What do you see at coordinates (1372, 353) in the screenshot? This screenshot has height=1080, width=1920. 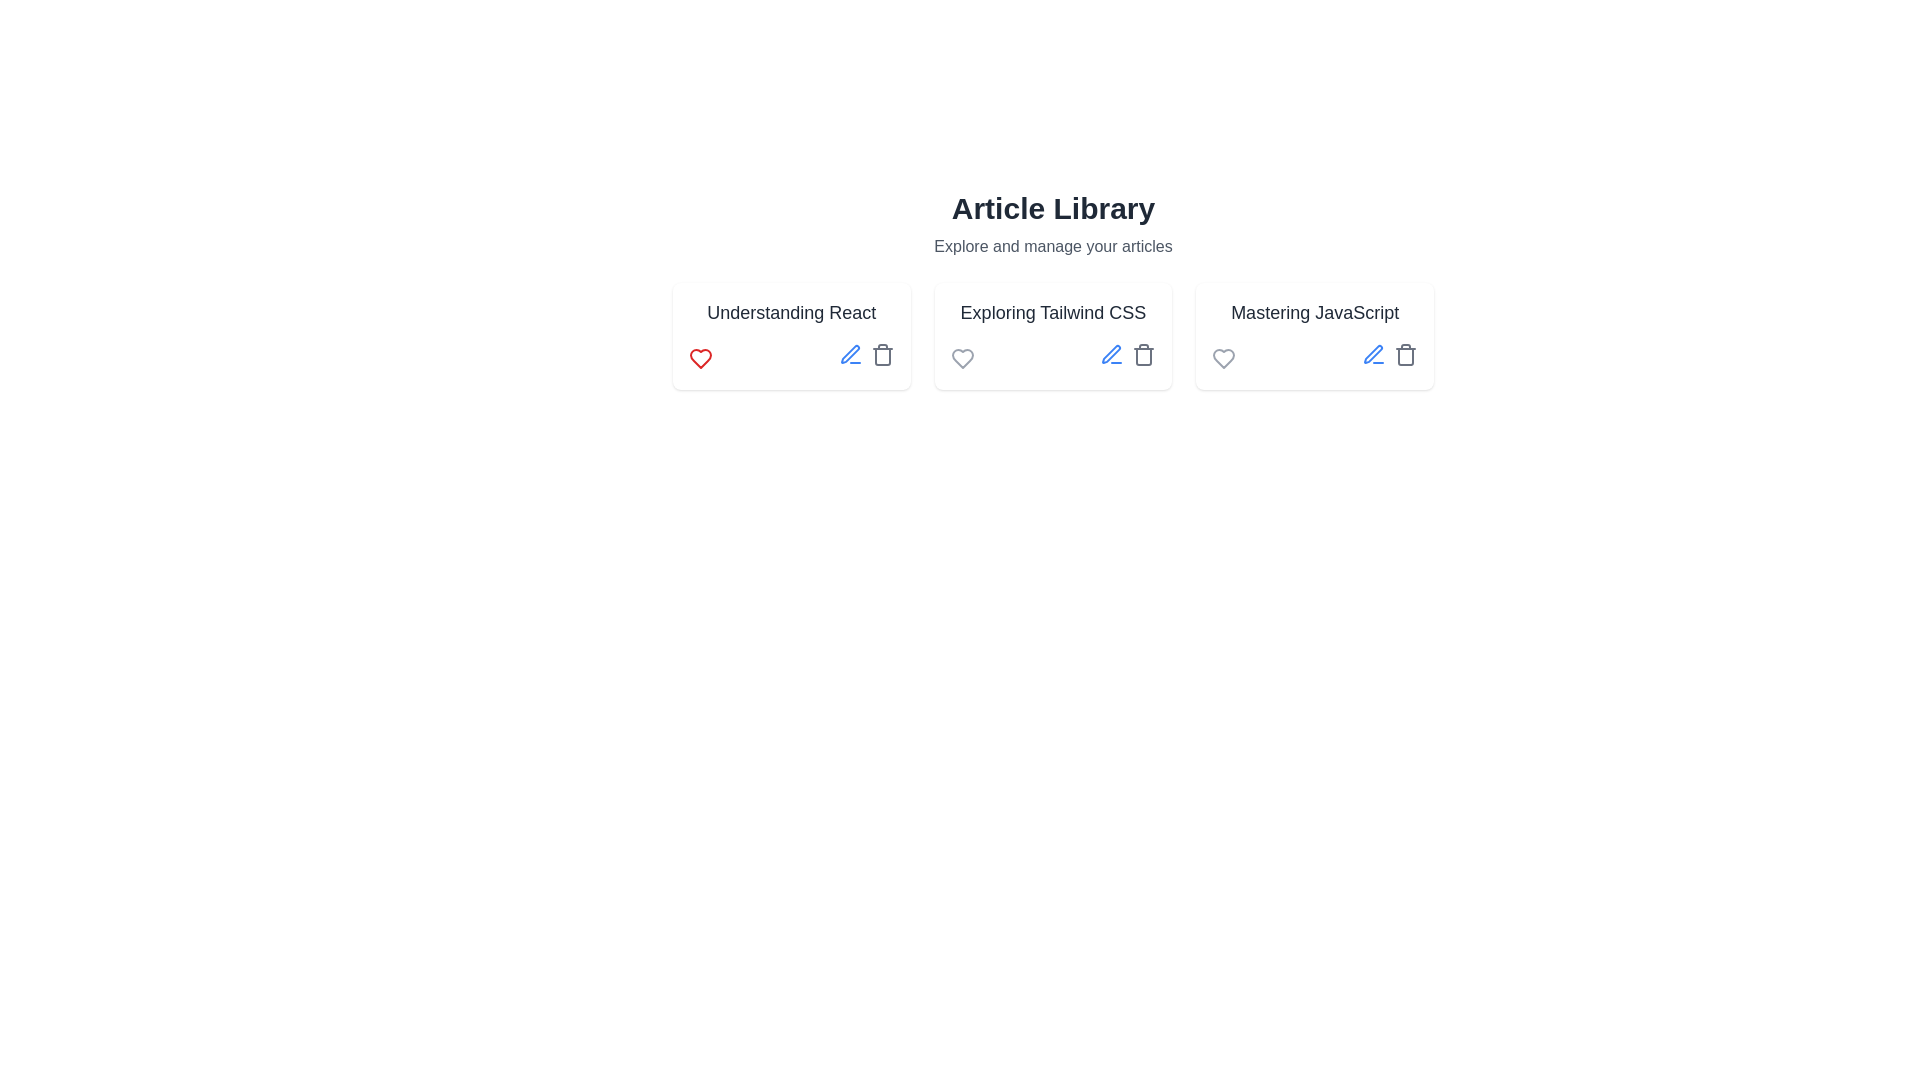 I see `the stylized pen icon with a blue outline, which represents editing functionality` at bounding box center [1372, 353].